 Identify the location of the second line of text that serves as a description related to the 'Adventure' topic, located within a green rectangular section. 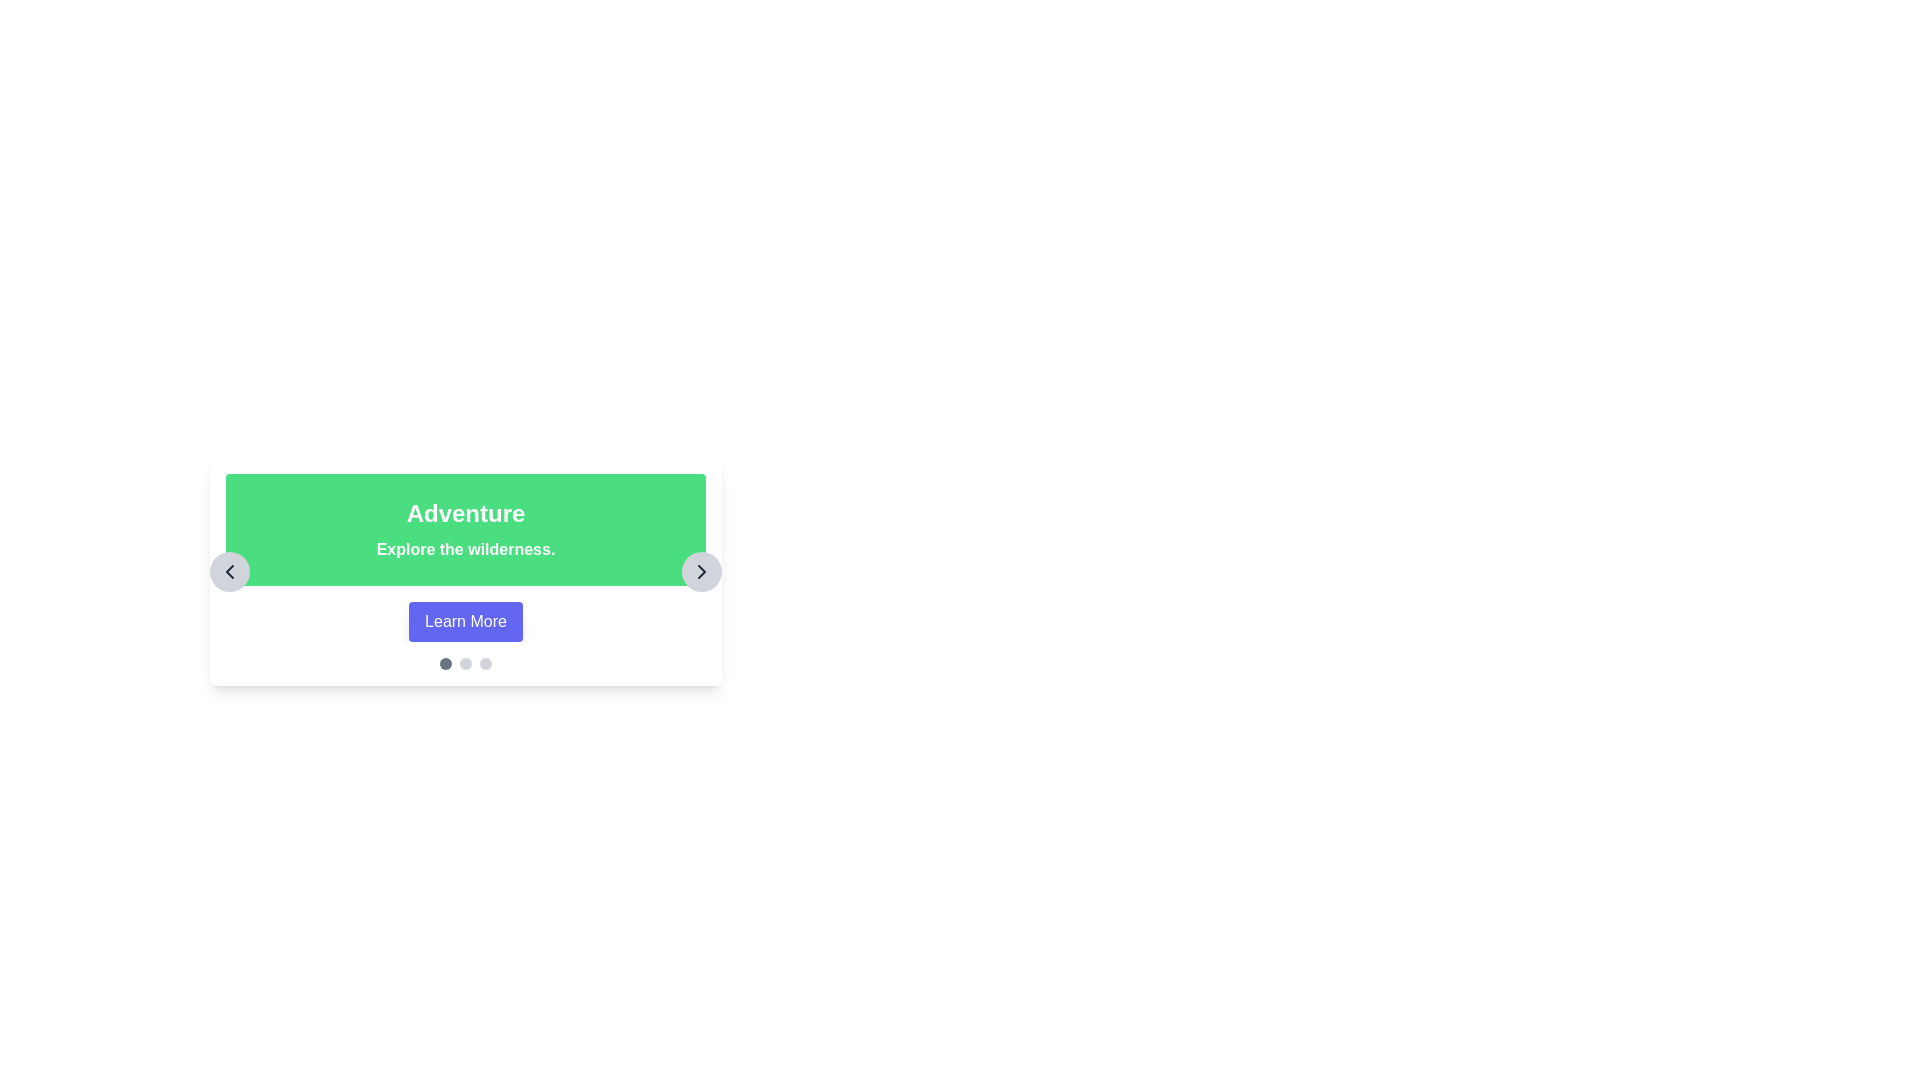
(464, 550).